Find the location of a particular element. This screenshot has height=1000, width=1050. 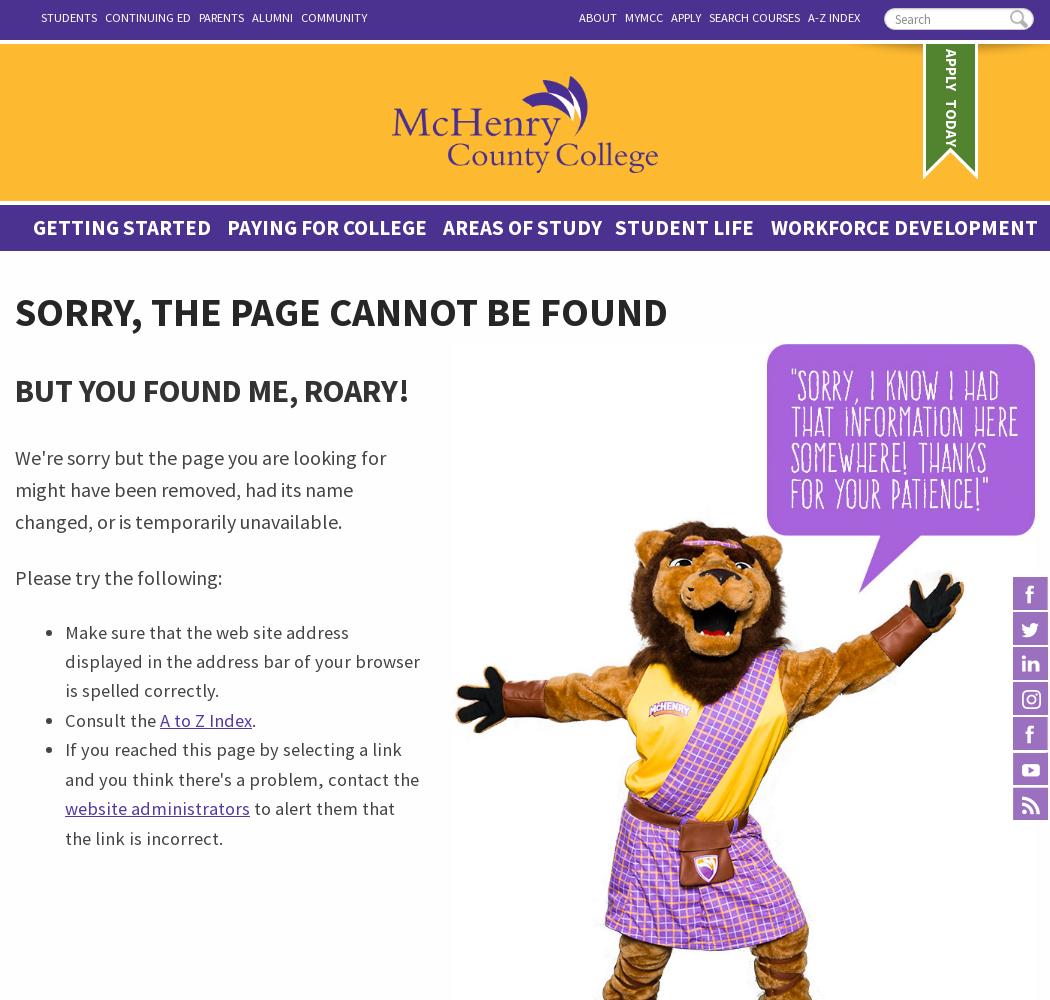

'to alert them that the link is incorrect.' is located at coordinates (229, 822).